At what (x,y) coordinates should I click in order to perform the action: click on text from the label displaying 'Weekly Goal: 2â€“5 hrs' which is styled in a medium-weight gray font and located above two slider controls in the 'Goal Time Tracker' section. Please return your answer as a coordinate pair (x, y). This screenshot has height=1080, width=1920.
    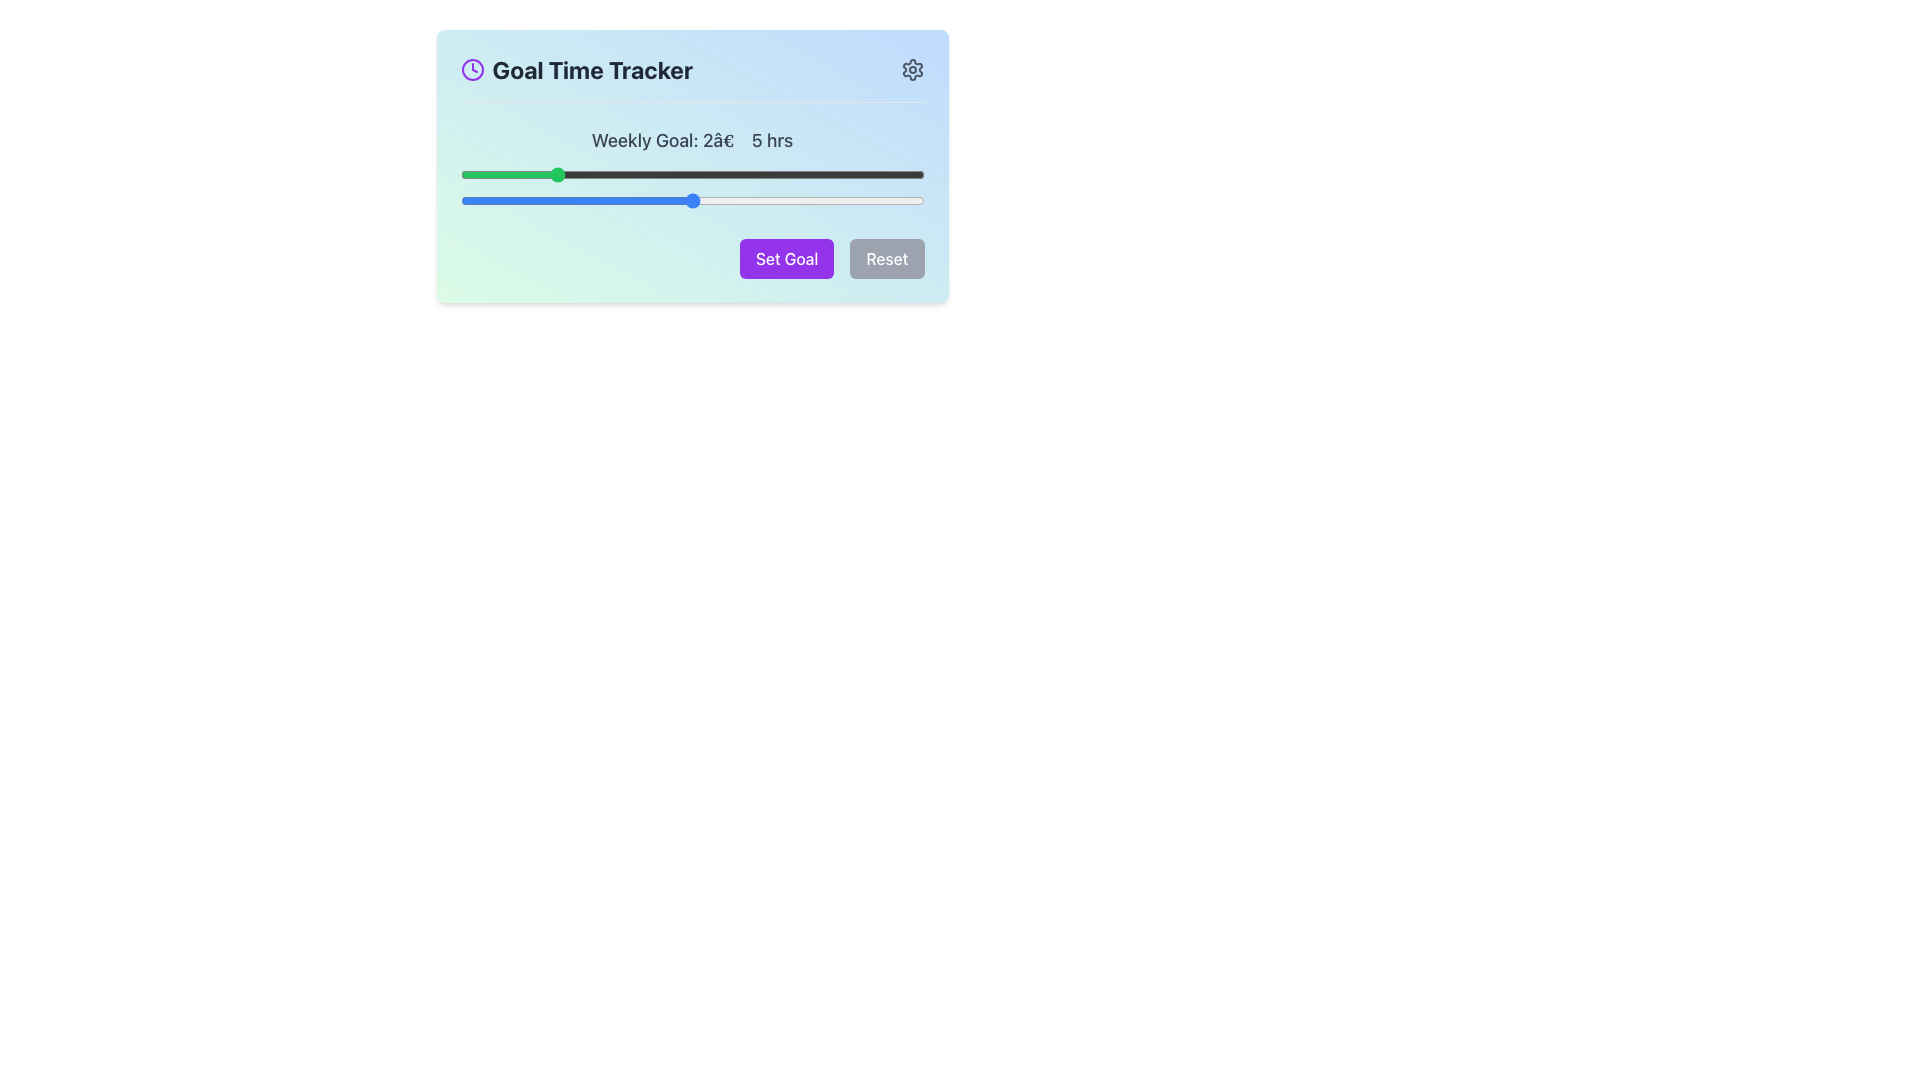
    Looking at the image, I should click on (692, 169).